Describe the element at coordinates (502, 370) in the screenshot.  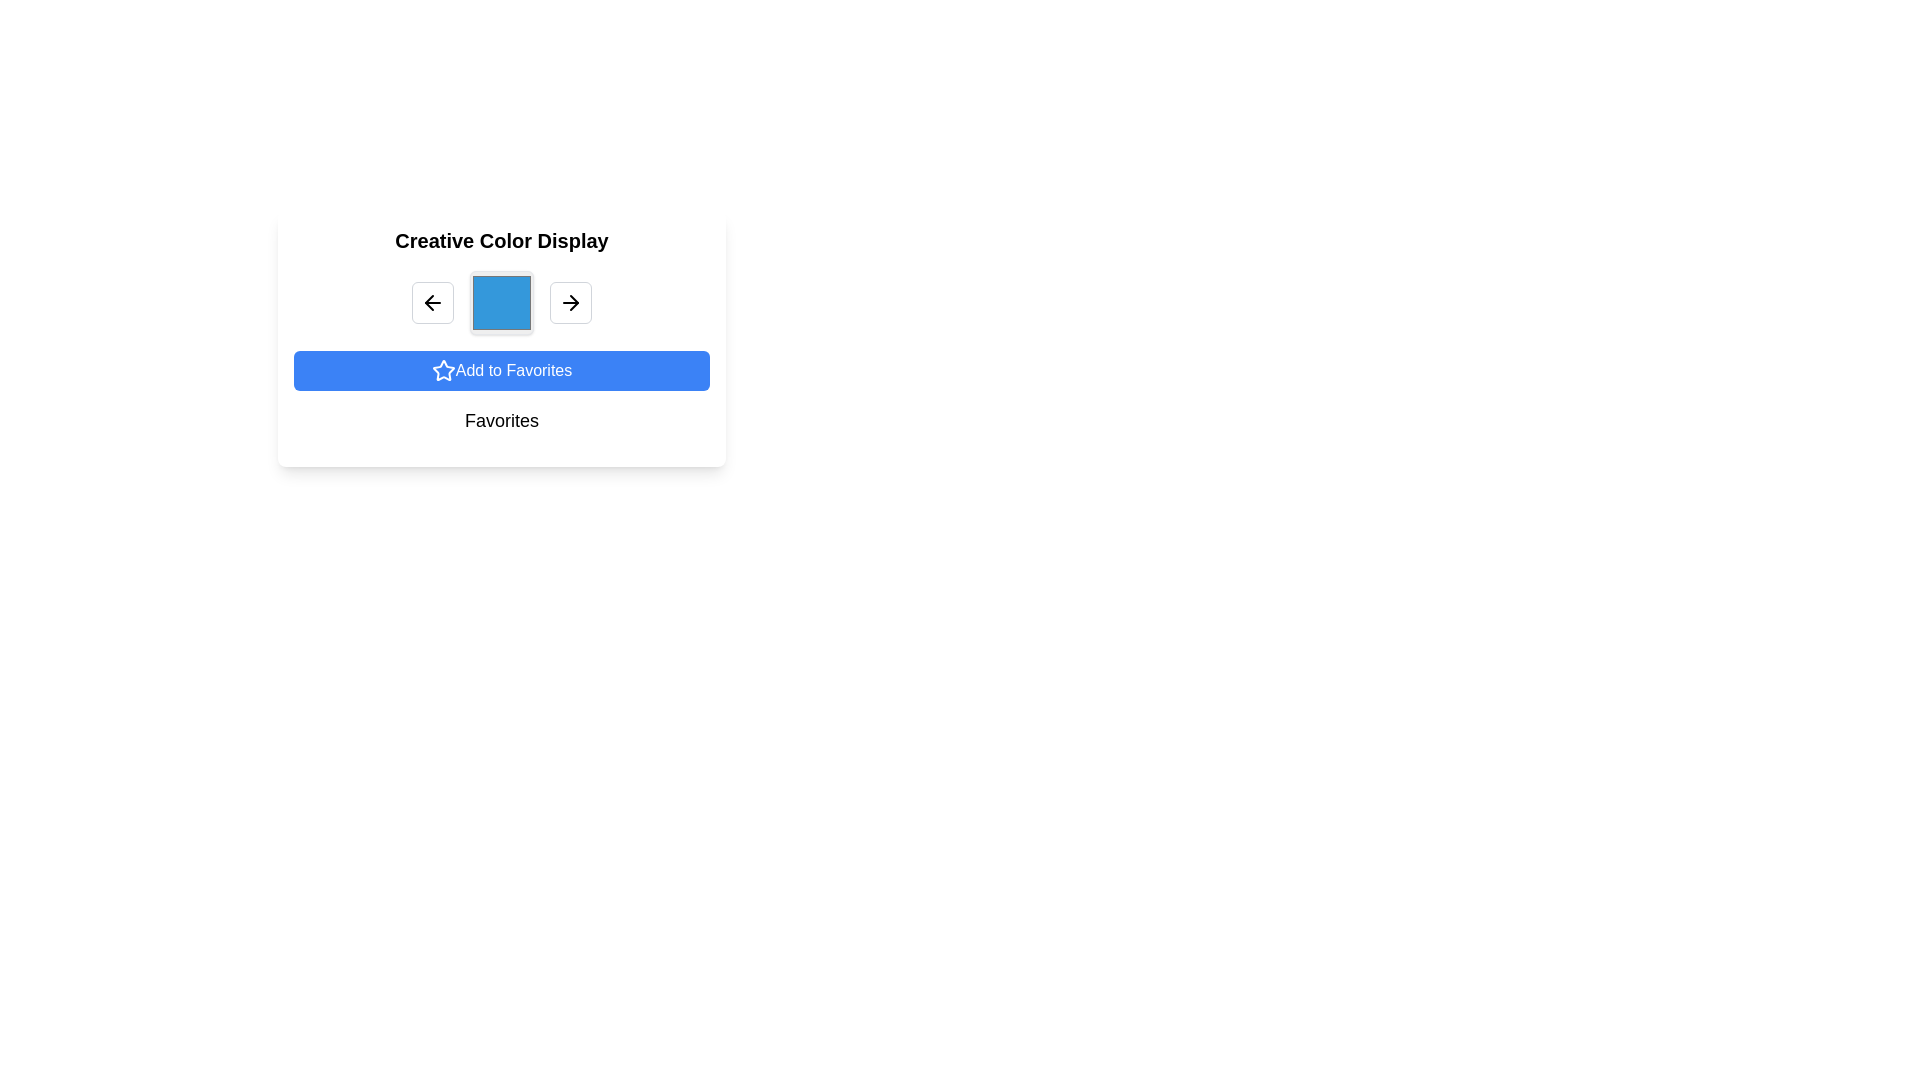
I see `the blue rectangular button with a white star icon and the text 'Add to Favorites'` at that location.